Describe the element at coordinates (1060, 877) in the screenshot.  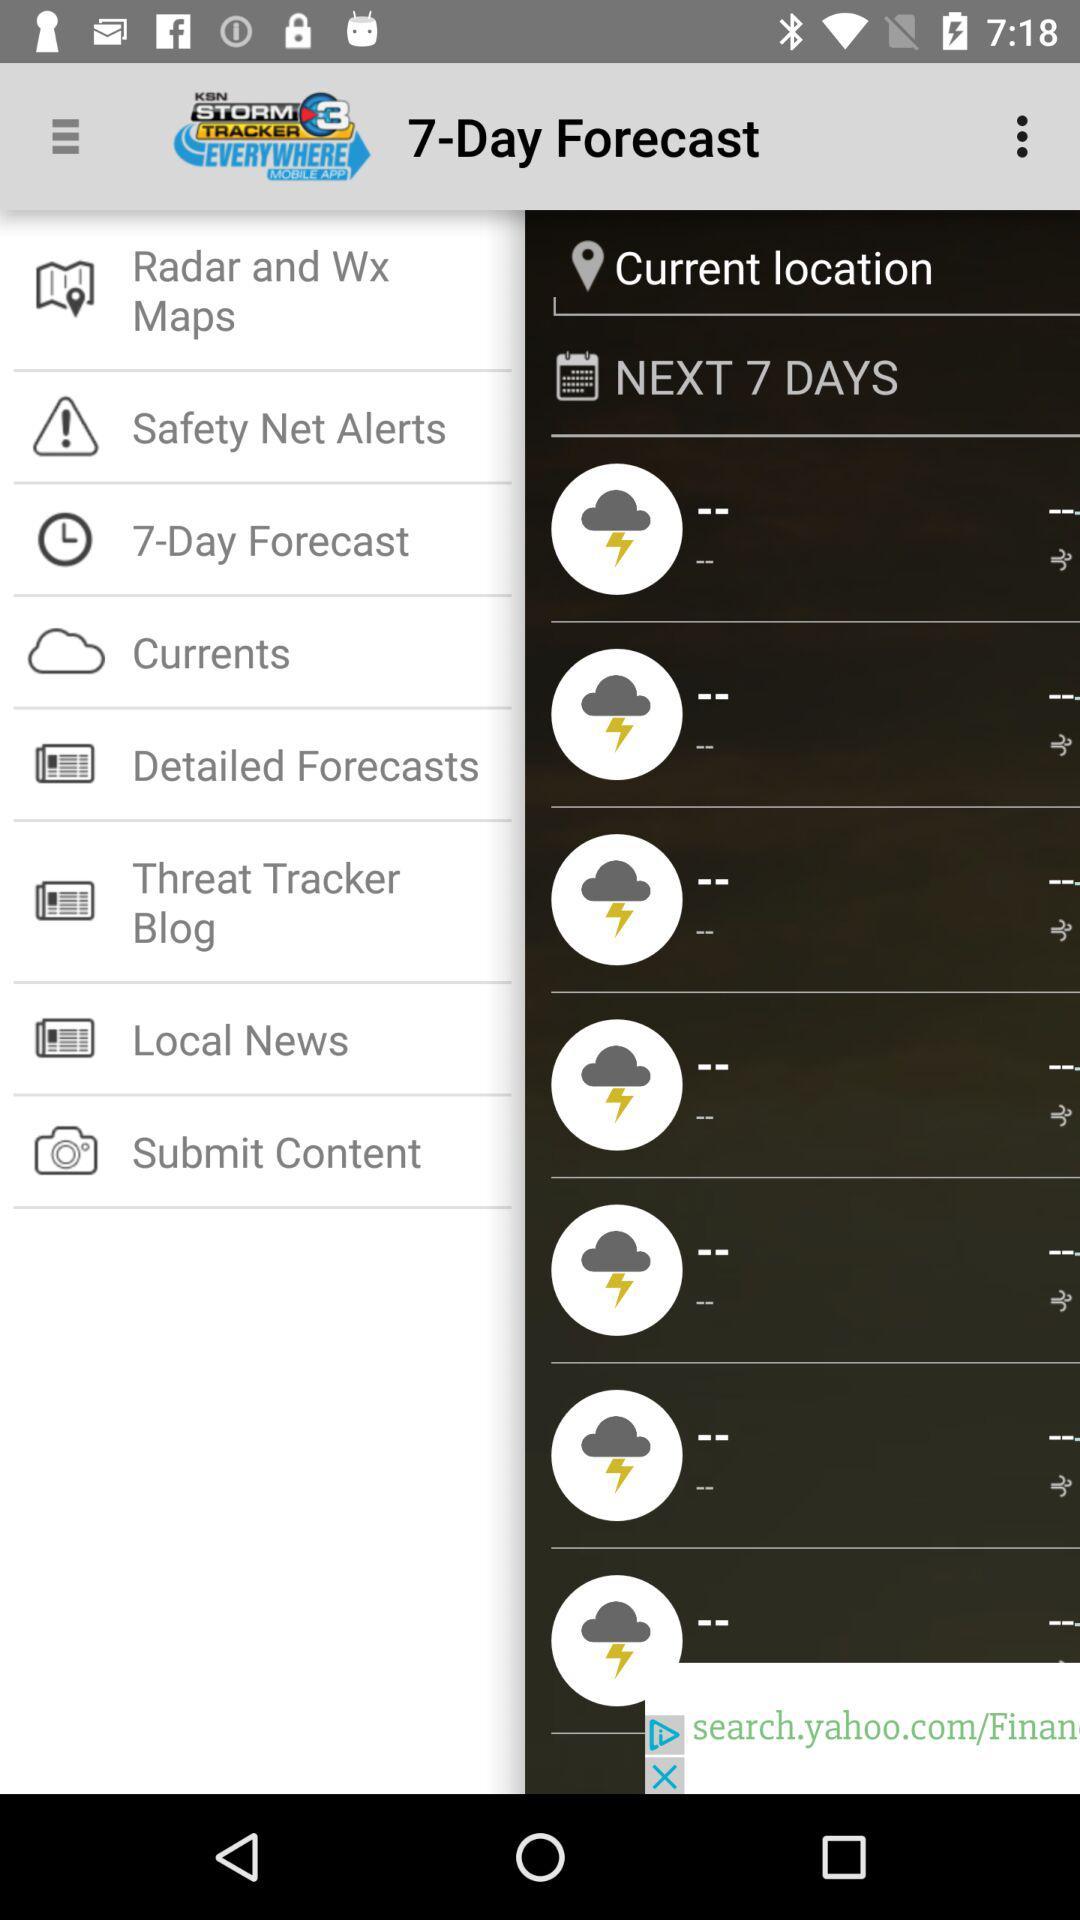
I see `the -- item` at that location.